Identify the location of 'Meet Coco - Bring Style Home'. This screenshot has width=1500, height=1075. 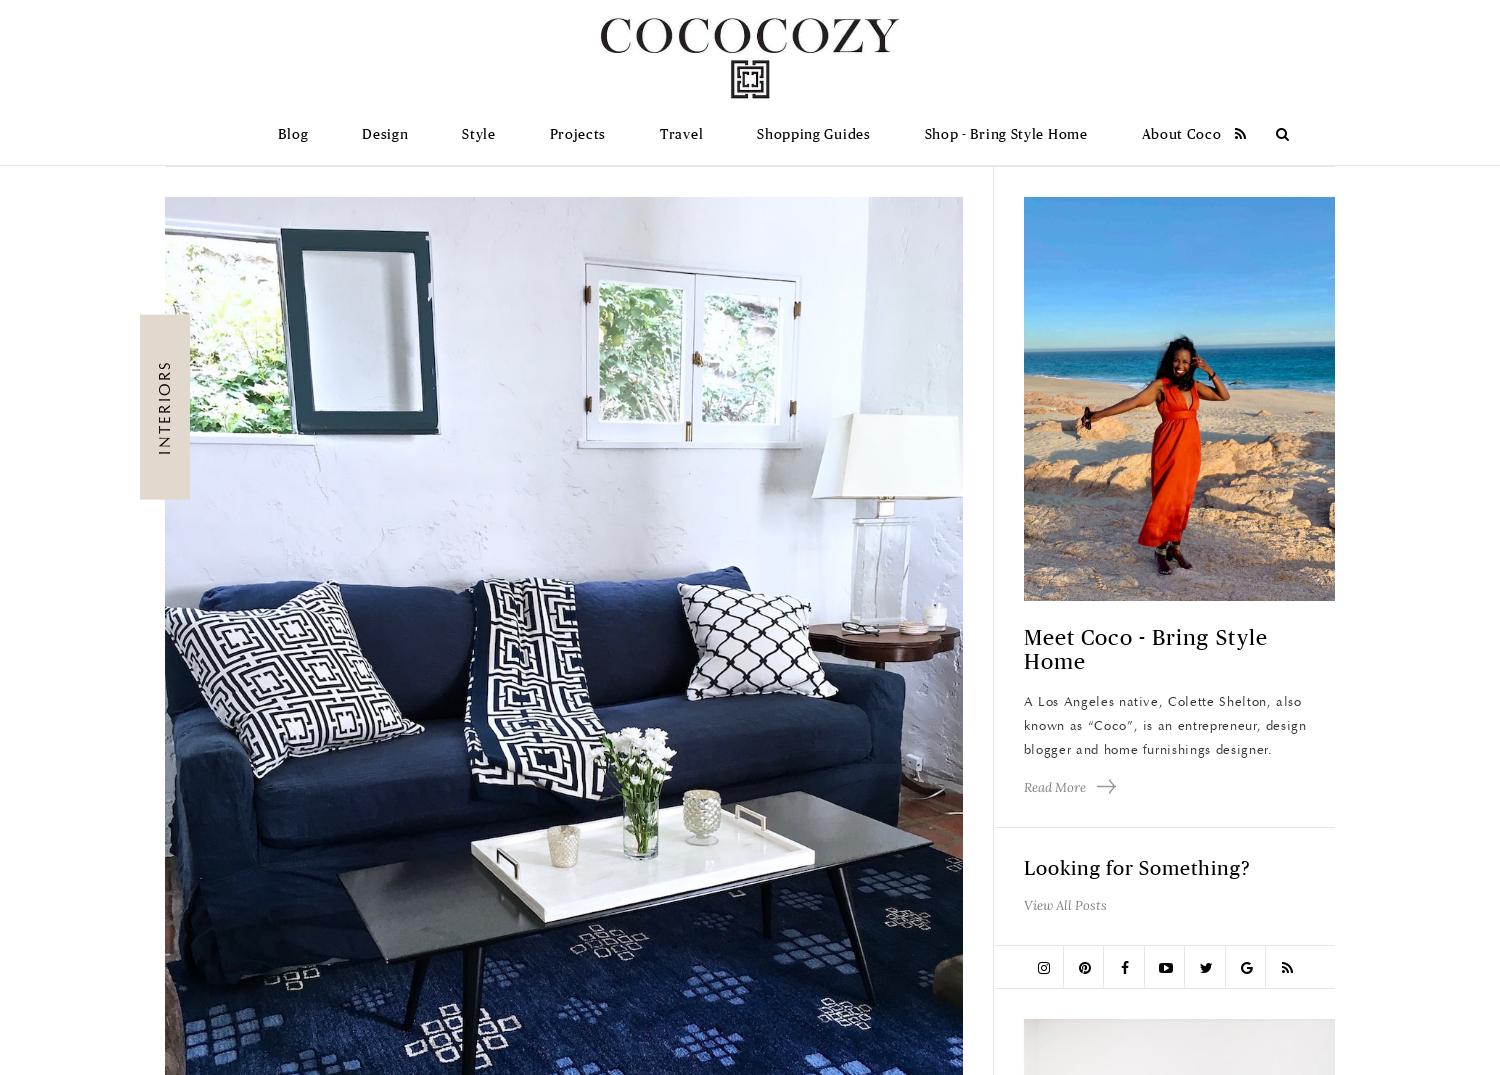
(1145, 650).